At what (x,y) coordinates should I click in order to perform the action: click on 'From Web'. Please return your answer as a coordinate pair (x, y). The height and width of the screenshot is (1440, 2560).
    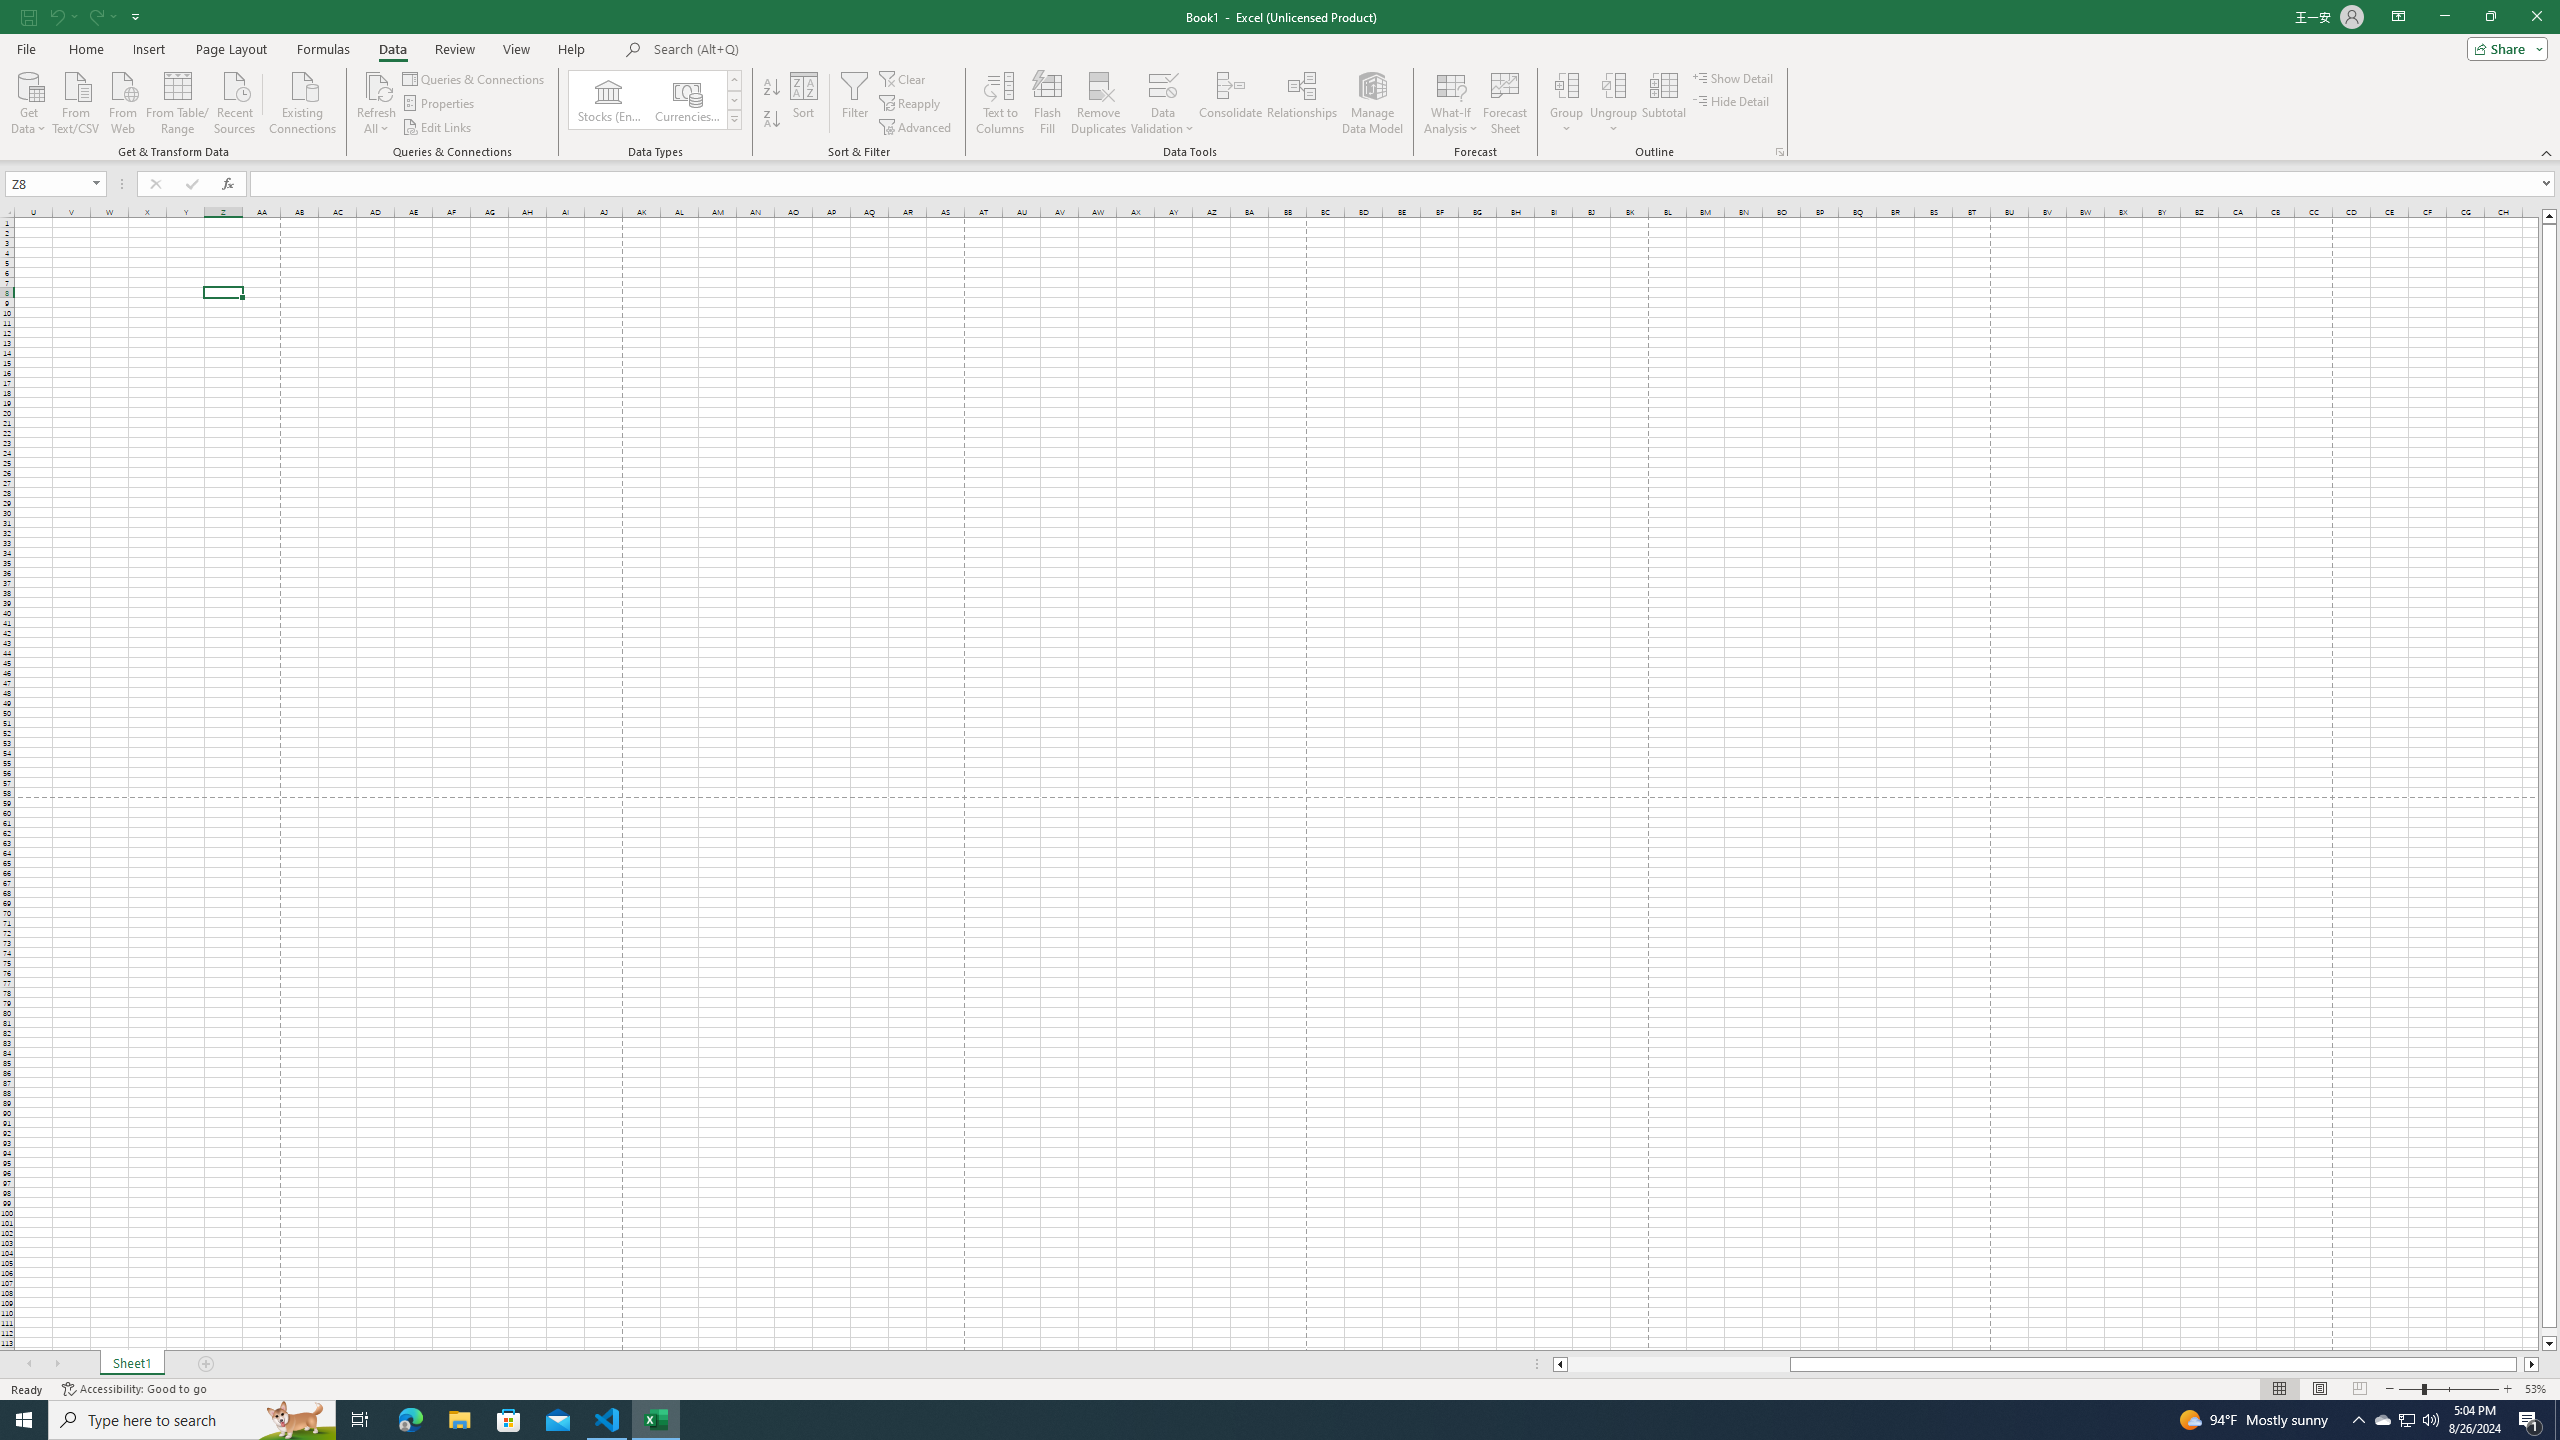
    Looking at the image, I should click on (122, 100).